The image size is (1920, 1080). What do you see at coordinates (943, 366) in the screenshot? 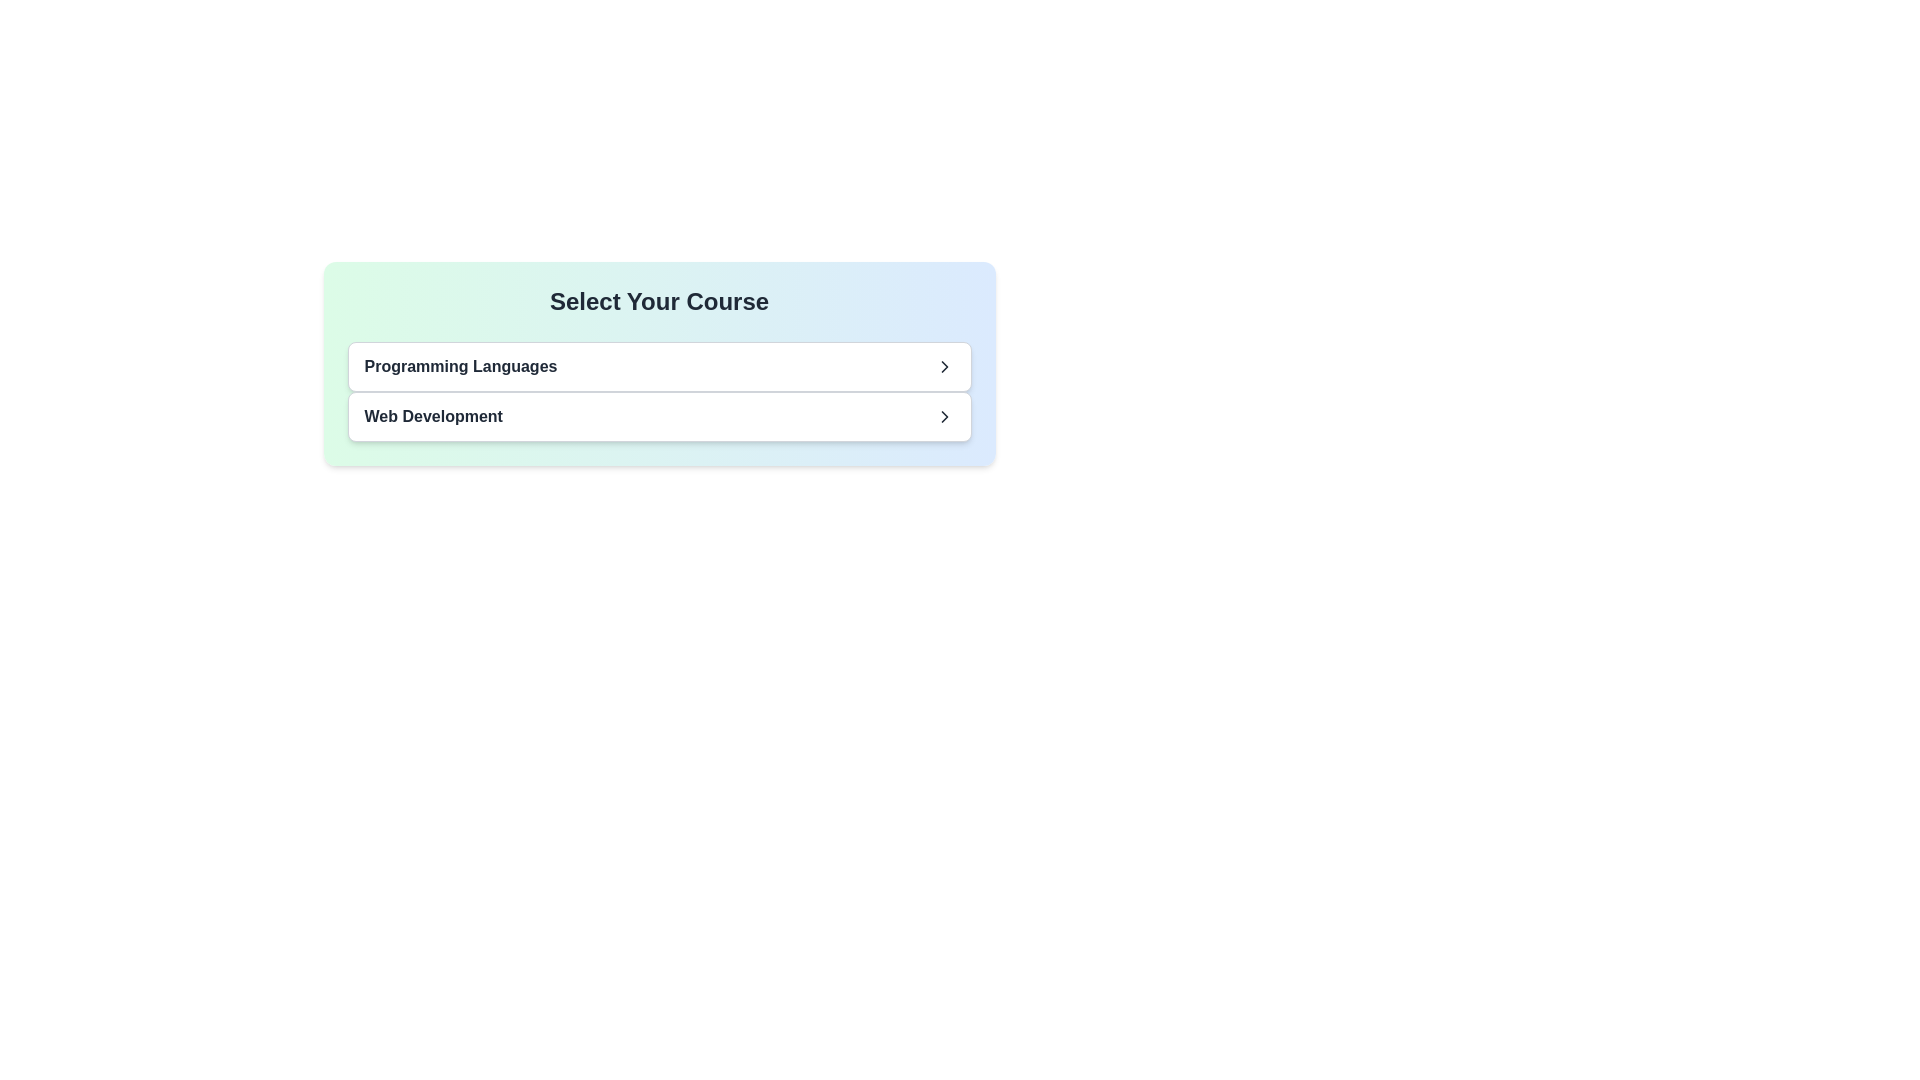
I see `the Decorative SVG icon that indicates a navigational or hierarchical relationship for the 'Programming Languages' list item` at bounding box center [943, 366].